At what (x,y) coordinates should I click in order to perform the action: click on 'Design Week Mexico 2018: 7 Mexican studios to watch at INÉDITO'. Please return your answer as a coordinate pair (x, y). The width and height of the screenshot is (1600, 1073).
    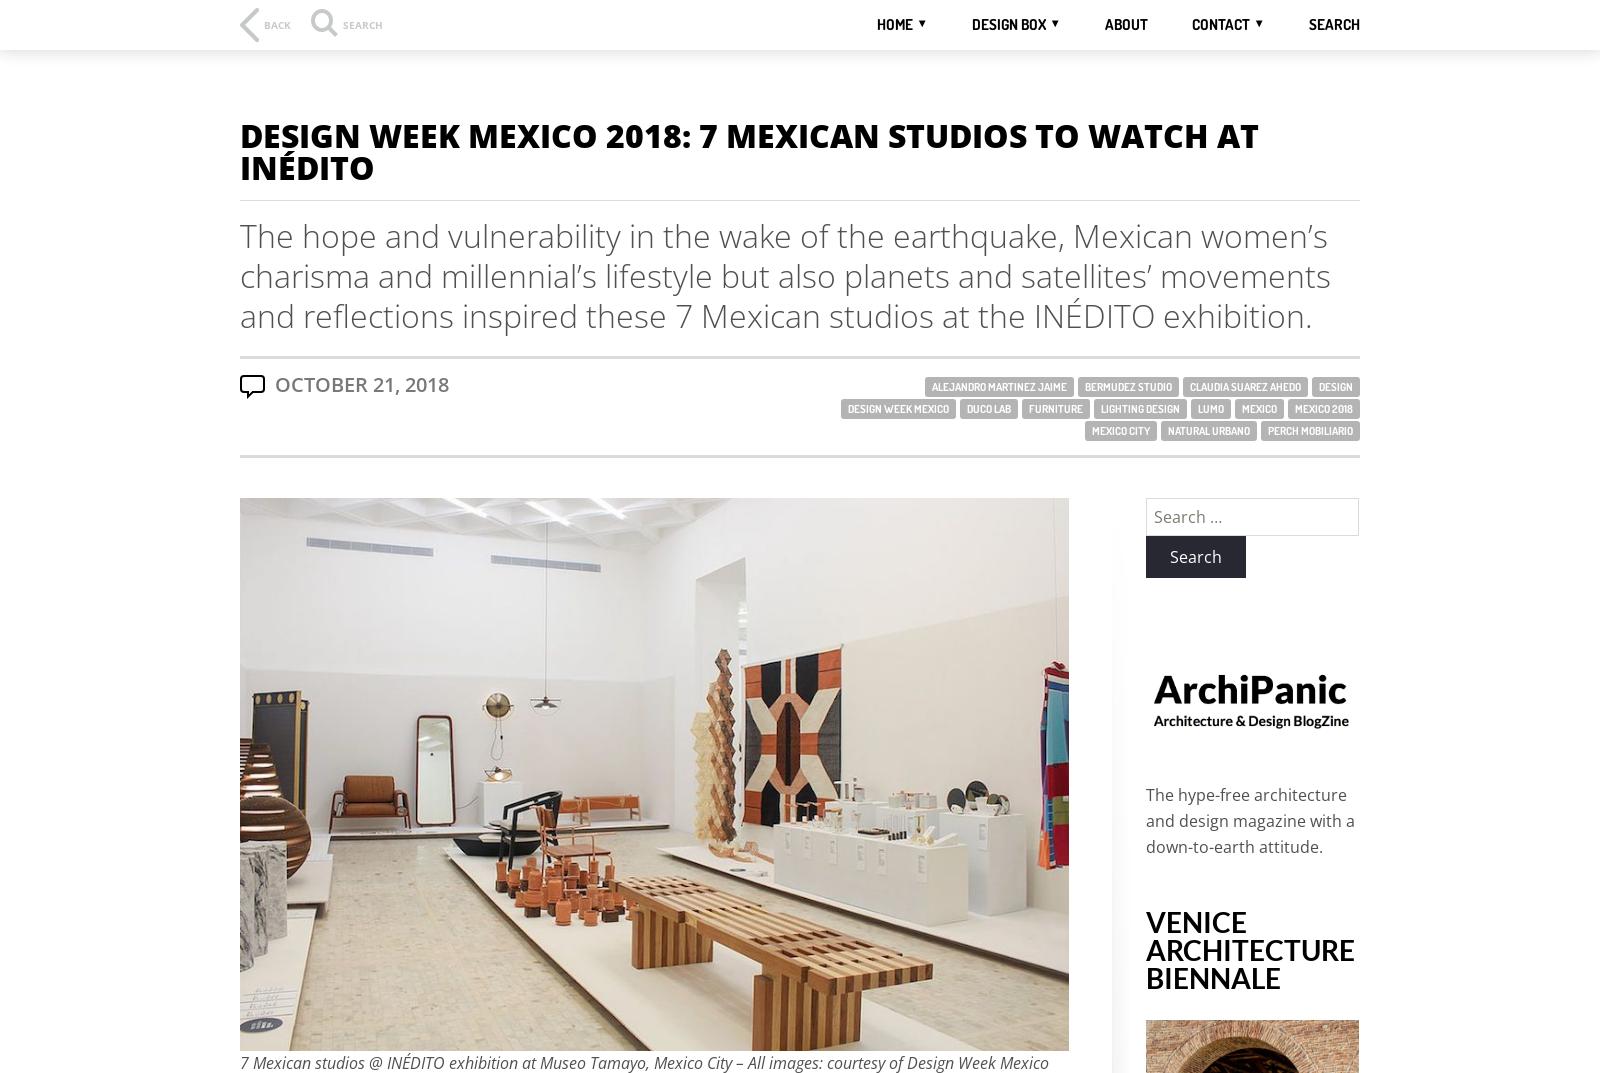
    Looking at the image, I should click on (240, 150).